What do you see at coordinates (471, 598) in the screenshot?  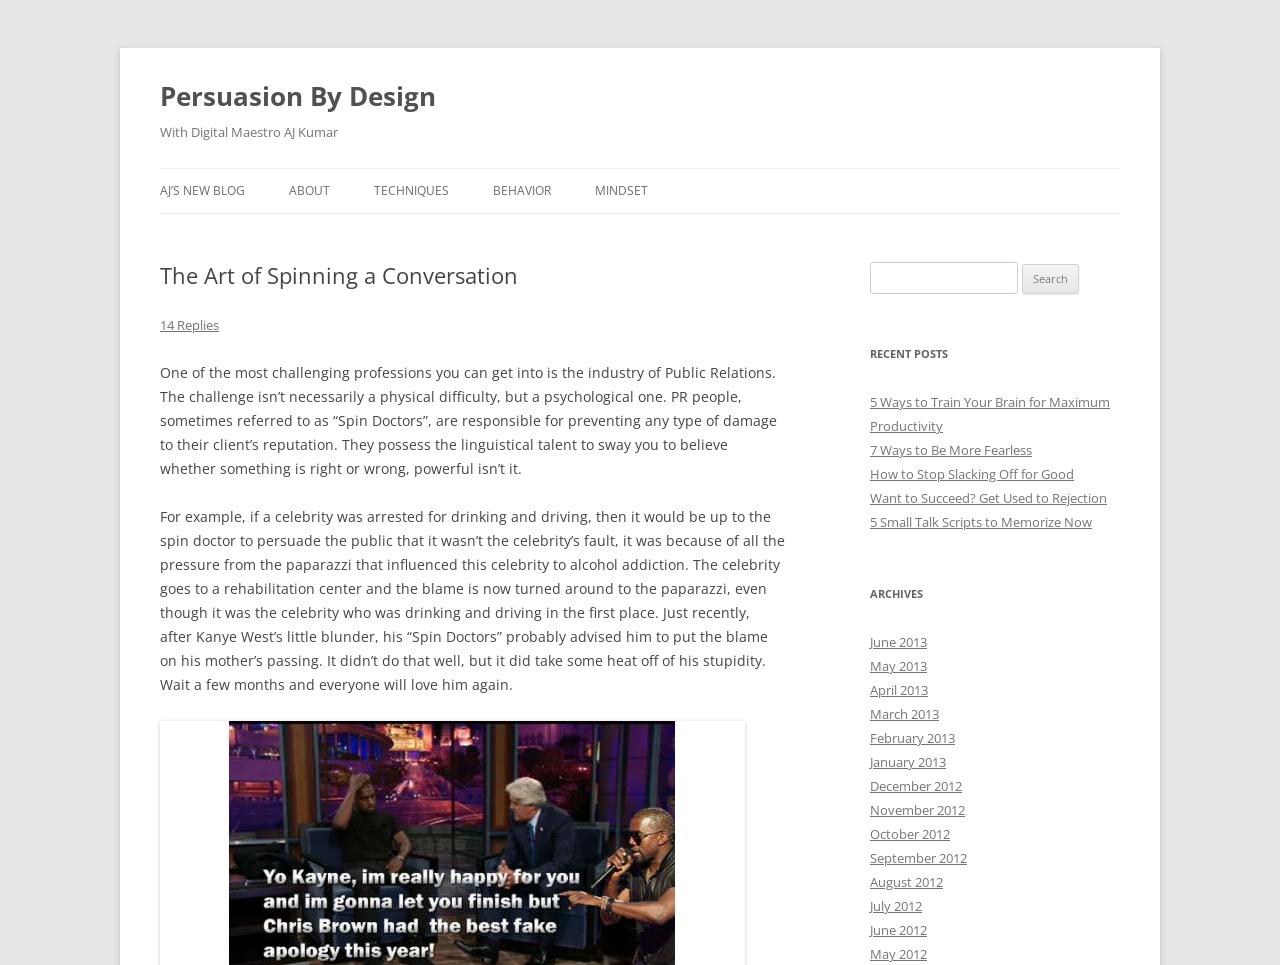 I see `'For example, if a celebrity was arrested for drinking and driving, then it would be up to the spin doctor to persuade the public that it wasn’t the celebrity’s fault, it was because of all the pressure from the paparazzi that influenced this celebrity to alcohol addiction.  The celebrity goes to a rehabilitation center and the blame is now turned around to the paparazzi, even though it was the celebrity who was drinking and driving in the first place. Just recently, after Kanye West’s little blunder, his “Spin Doctors” probably advised him to put the blame on his mother’s passing. It didn’t do that well, but it did take some heat off of his stupidity.  Wait a few months and everyone will love him again.'` at bounding box center [471, 598].